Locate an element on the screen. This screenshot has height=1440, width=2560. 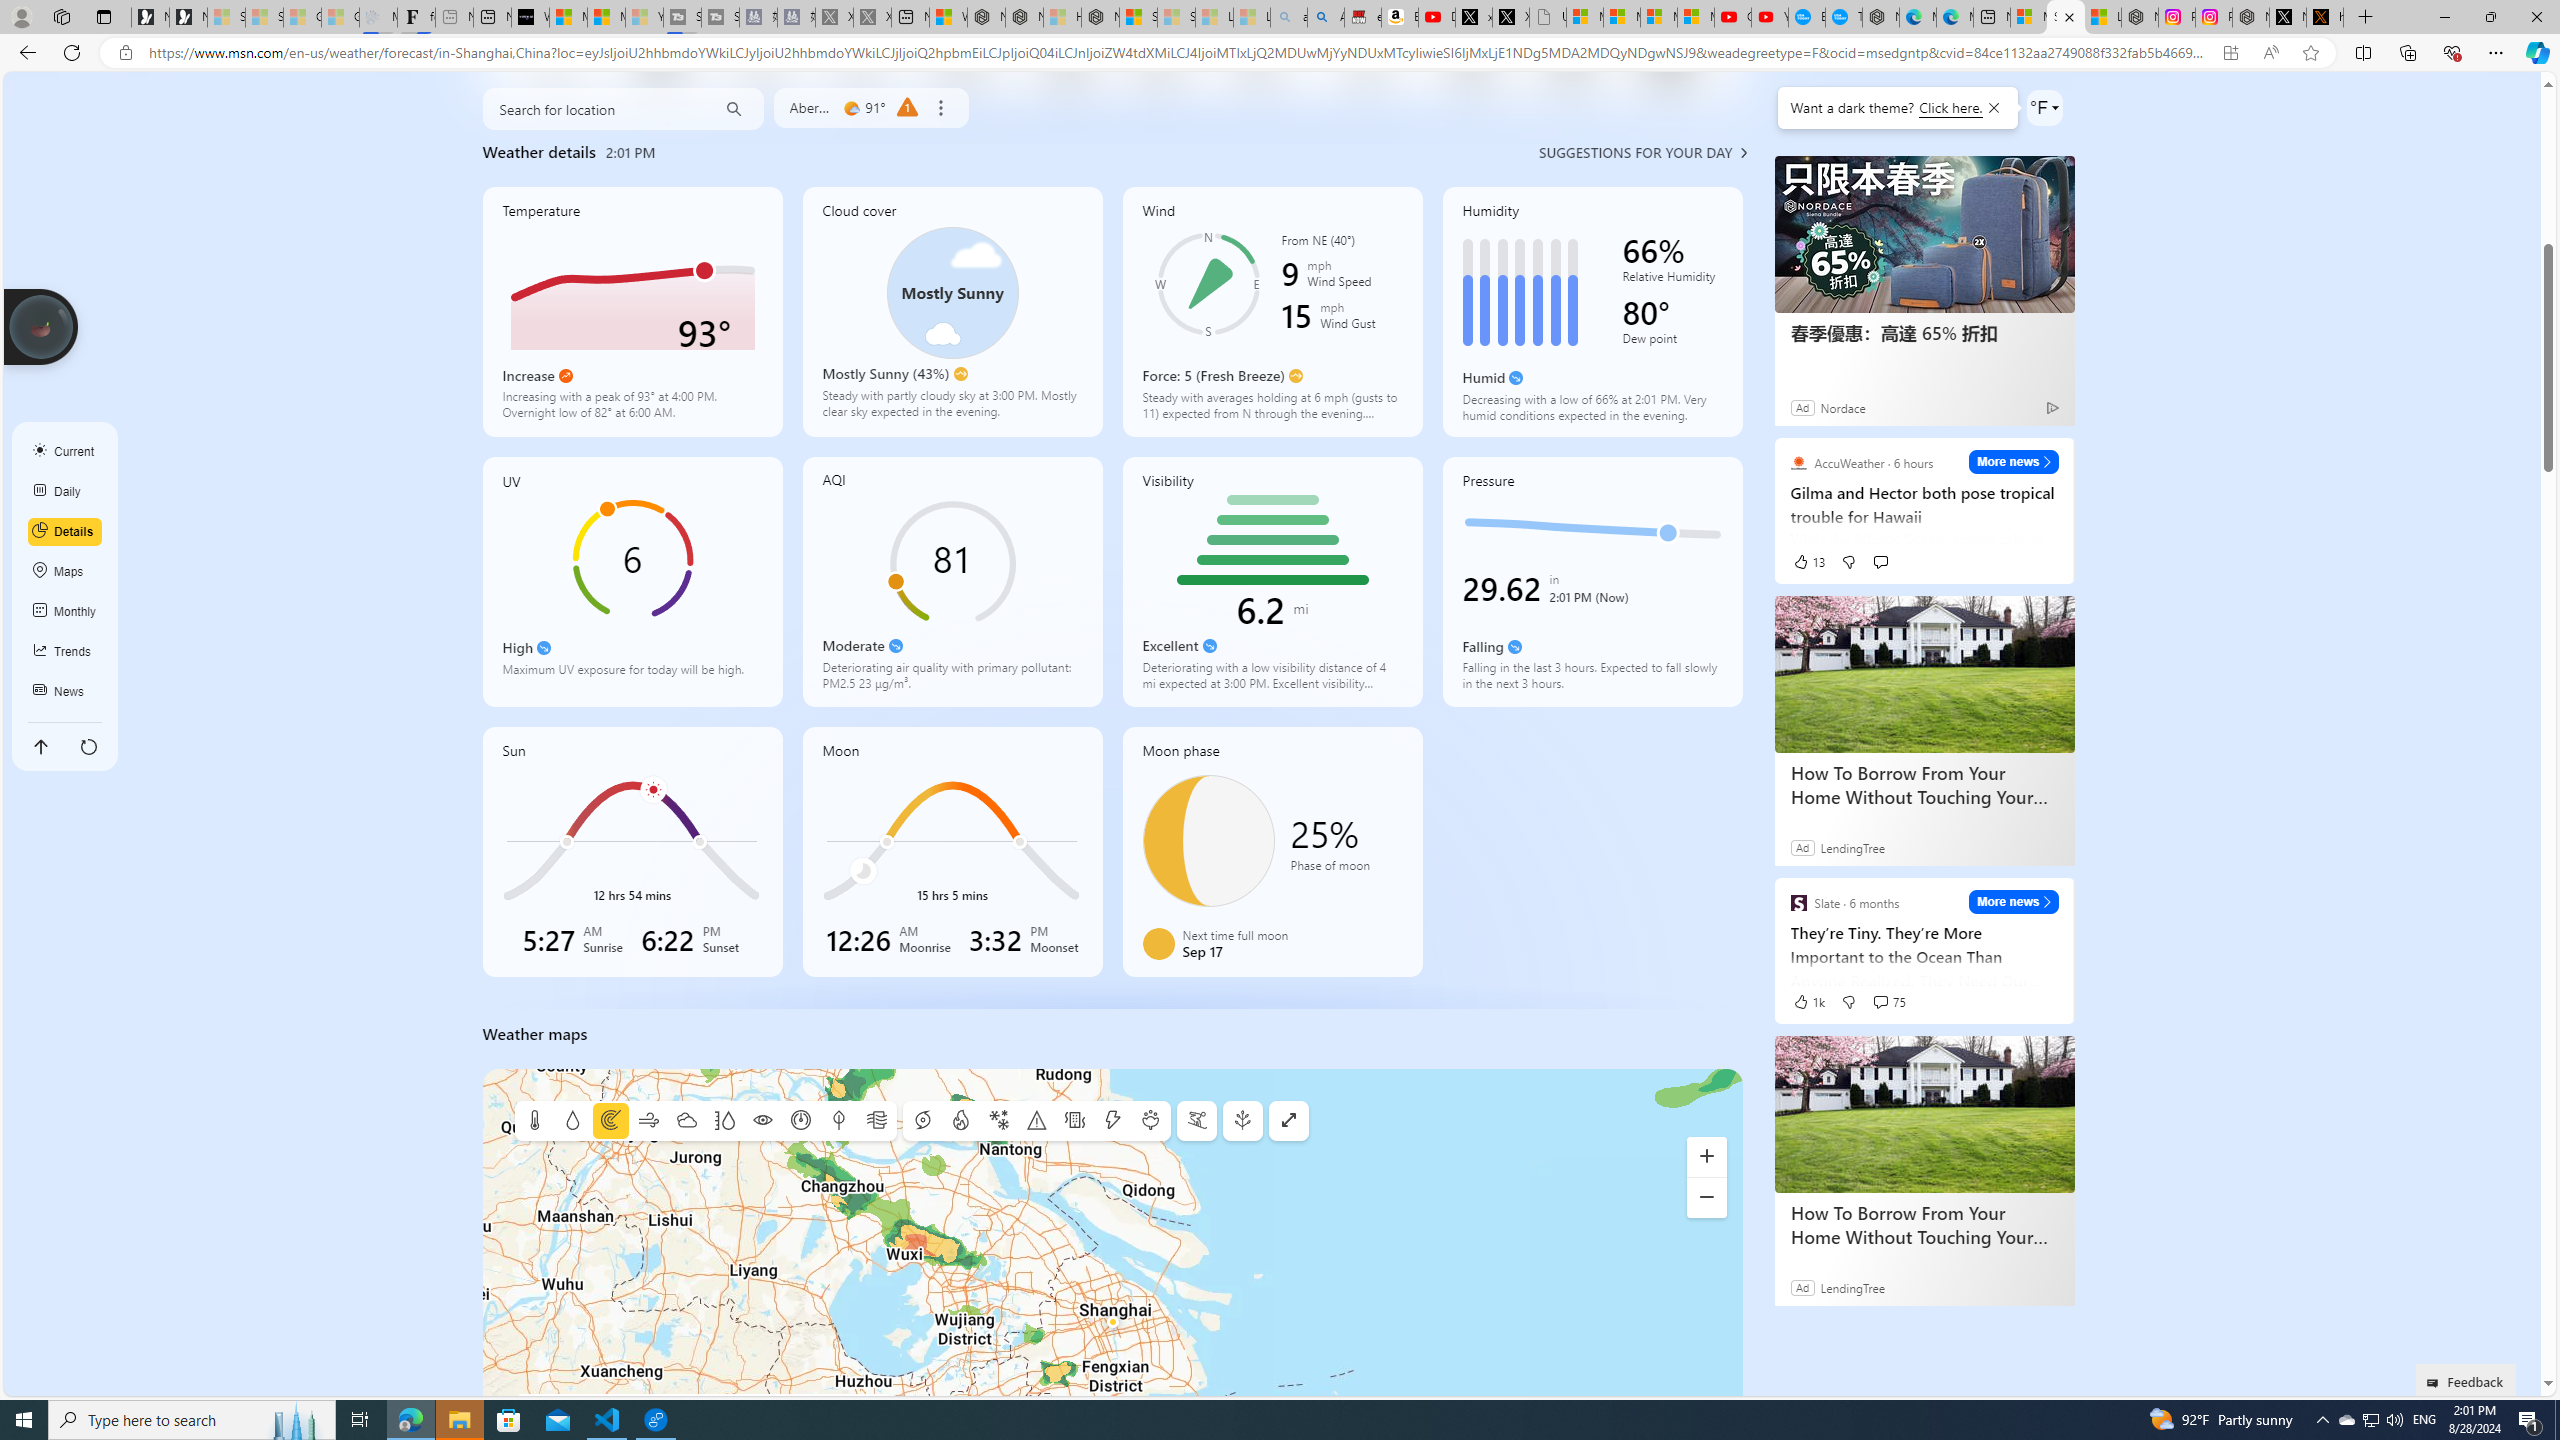
'E-tree' is located at coordinates (1242, 1121).